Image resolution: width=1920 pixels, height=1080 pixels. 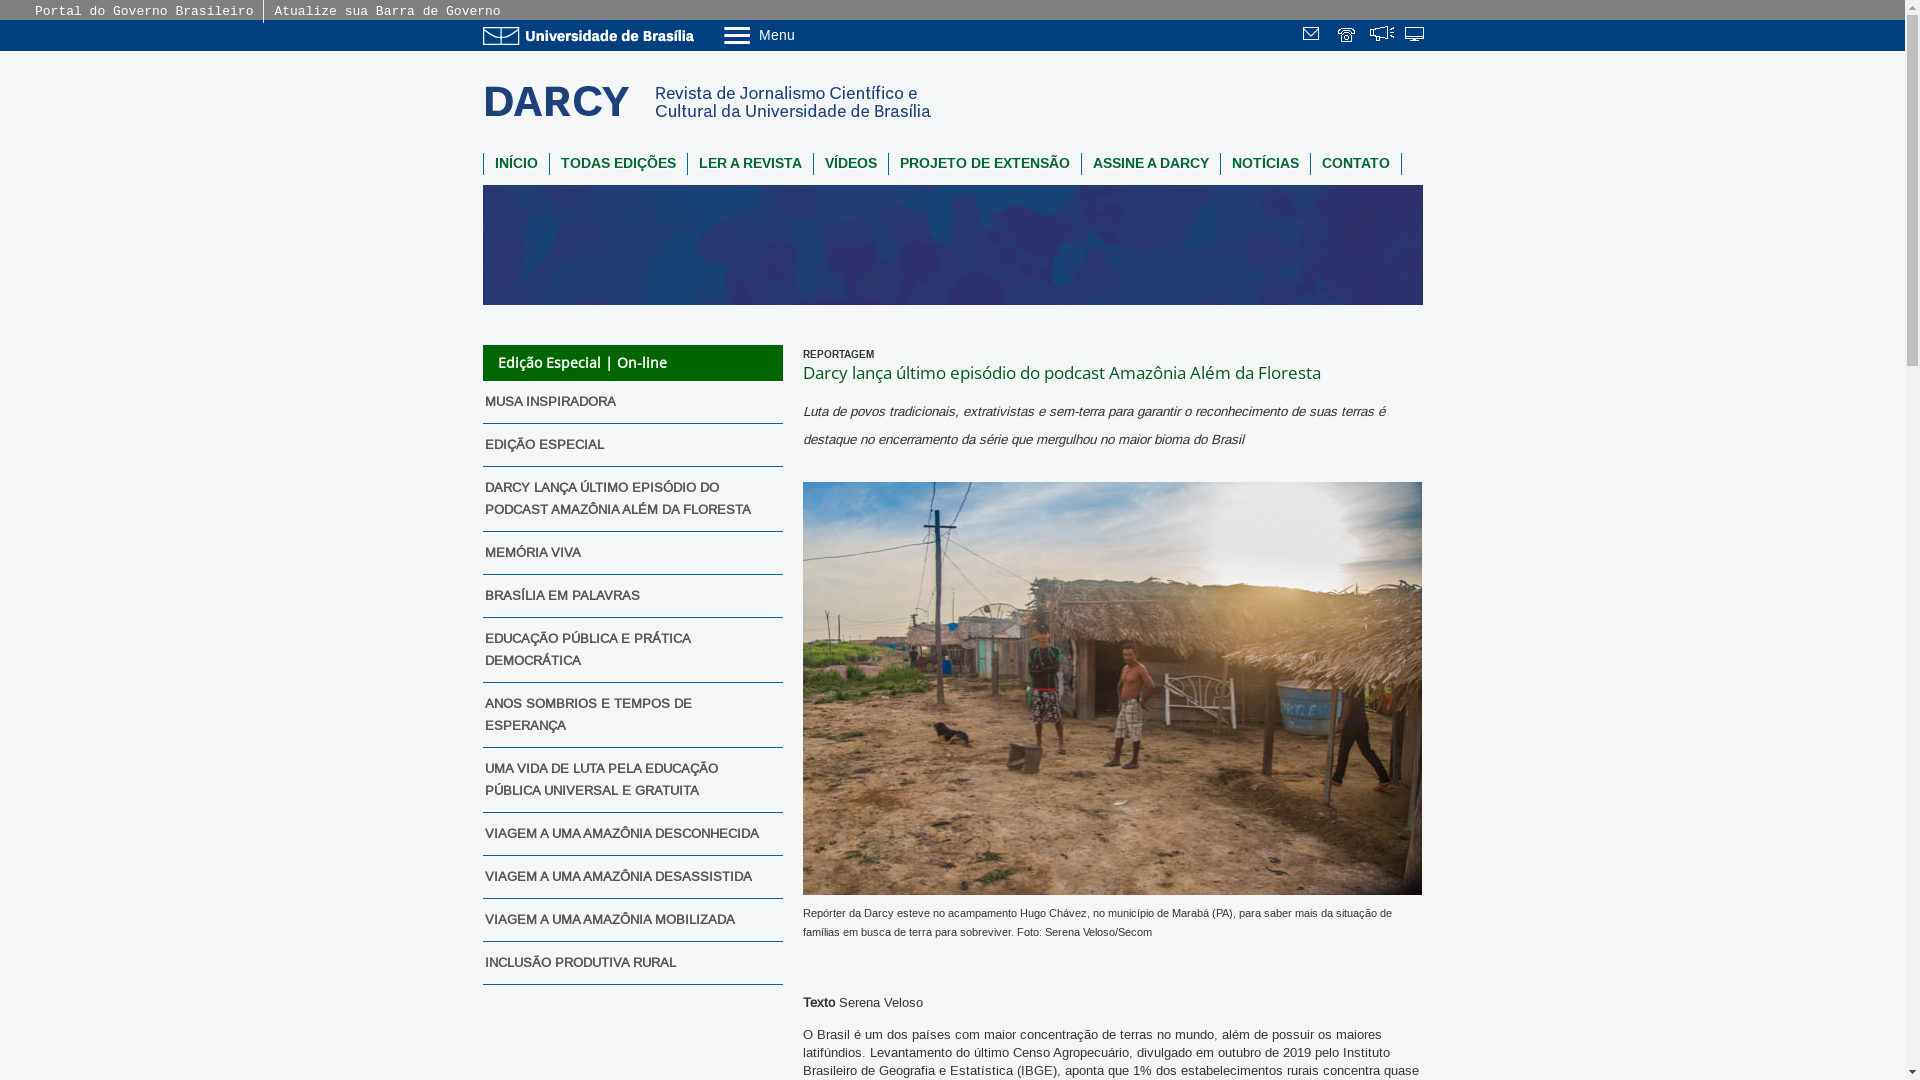 What do you see at coordinates (624, 401) in the screenshot?
I see `'MUSA INSPIRADORA'` at bounding box center [624, 401].